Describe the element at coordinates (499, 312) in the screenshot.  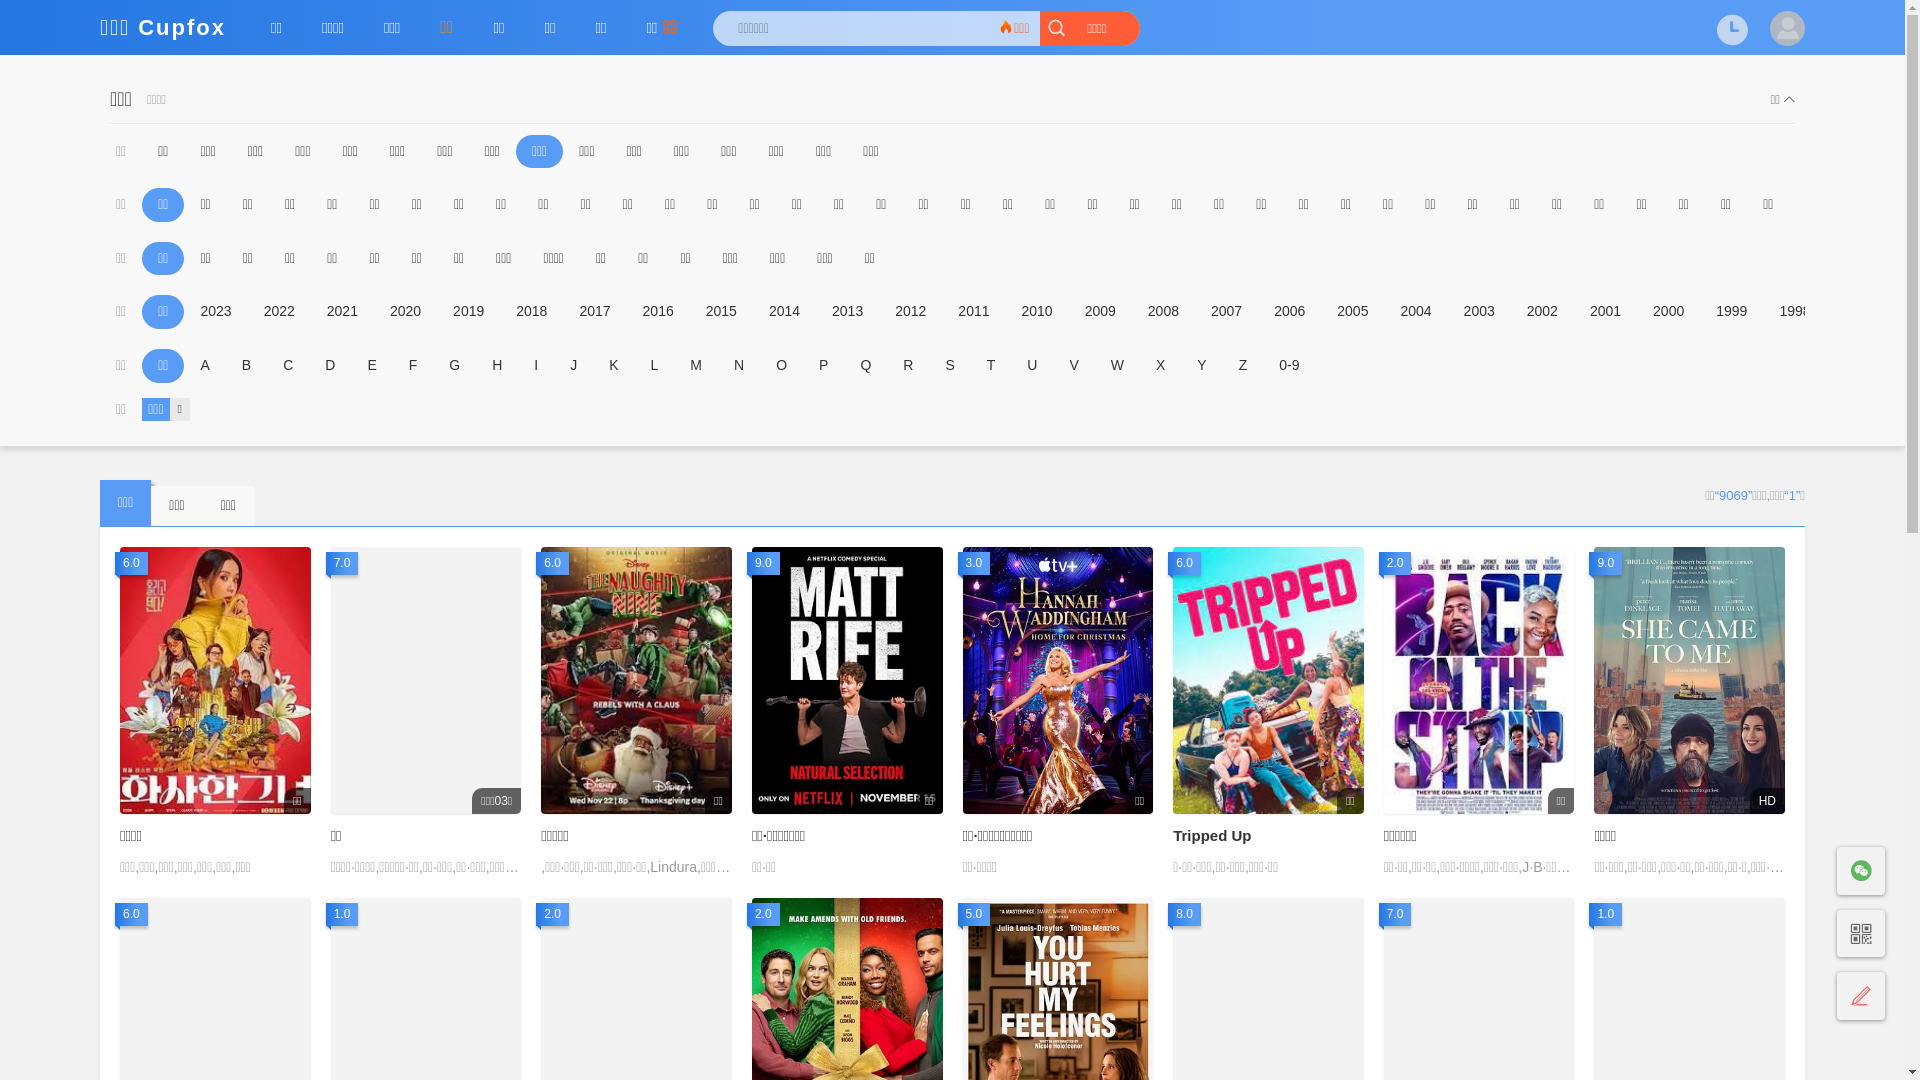
I see `'2018'` at that location.